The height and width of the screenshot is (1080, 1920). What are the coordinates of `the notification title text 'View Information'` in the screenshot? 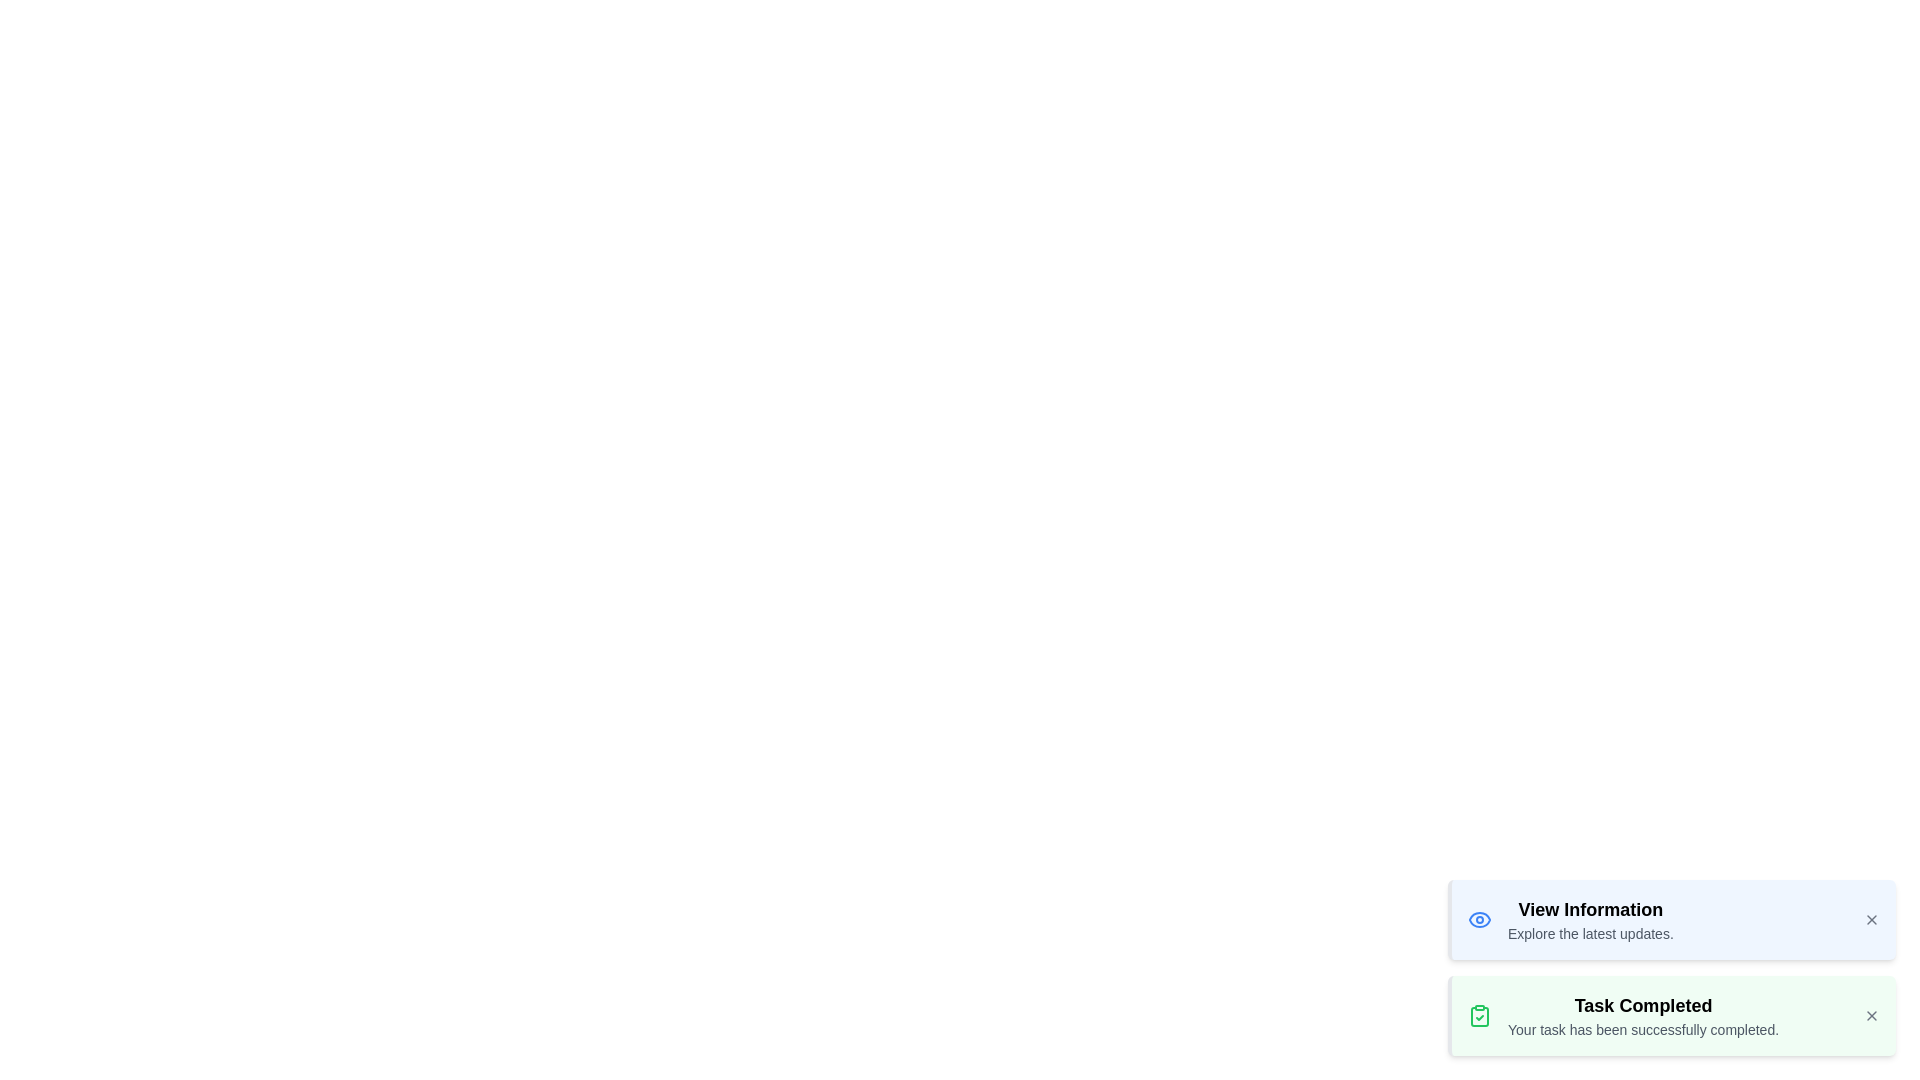 It's located at (1589, 910).